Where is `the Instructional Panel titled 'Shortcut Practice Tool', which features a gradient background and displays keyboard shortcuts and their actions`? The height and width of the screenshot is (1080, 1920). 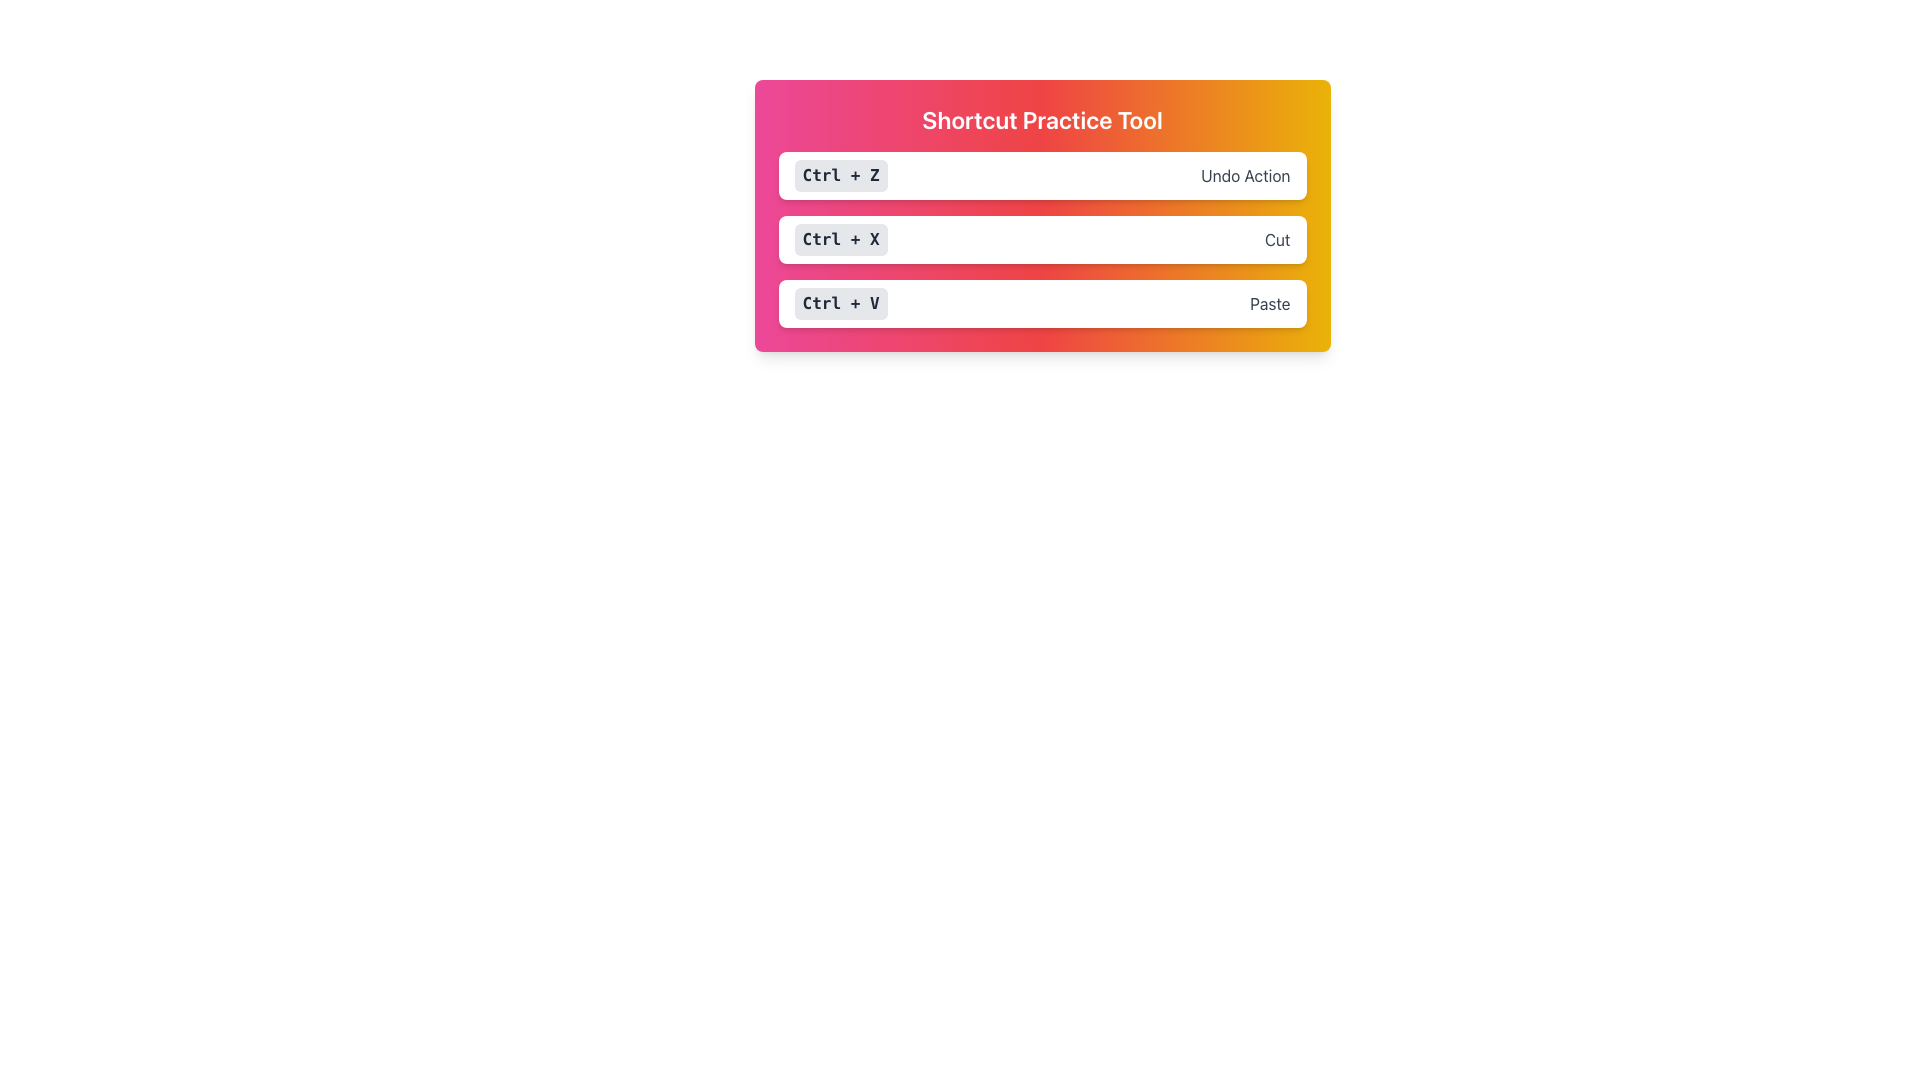 the Instructional Panel titled 'Shortcut Practice Tool', which features a gradient background and displays keyboard shortcuts and their actions is located at coordinates (1041, 216).